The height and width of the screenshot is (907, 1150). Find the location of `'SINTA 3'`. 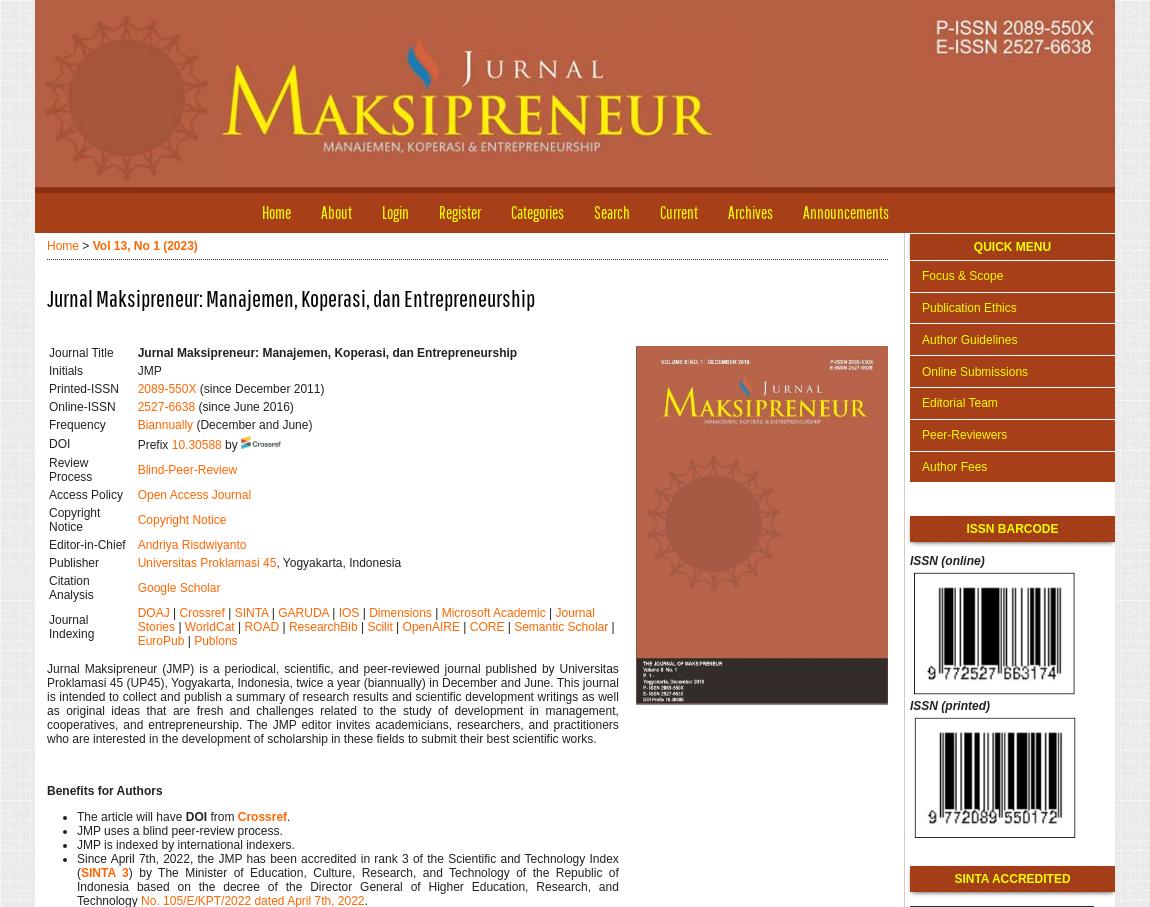

'SINTA 3' is located at coordinates (79, 872).